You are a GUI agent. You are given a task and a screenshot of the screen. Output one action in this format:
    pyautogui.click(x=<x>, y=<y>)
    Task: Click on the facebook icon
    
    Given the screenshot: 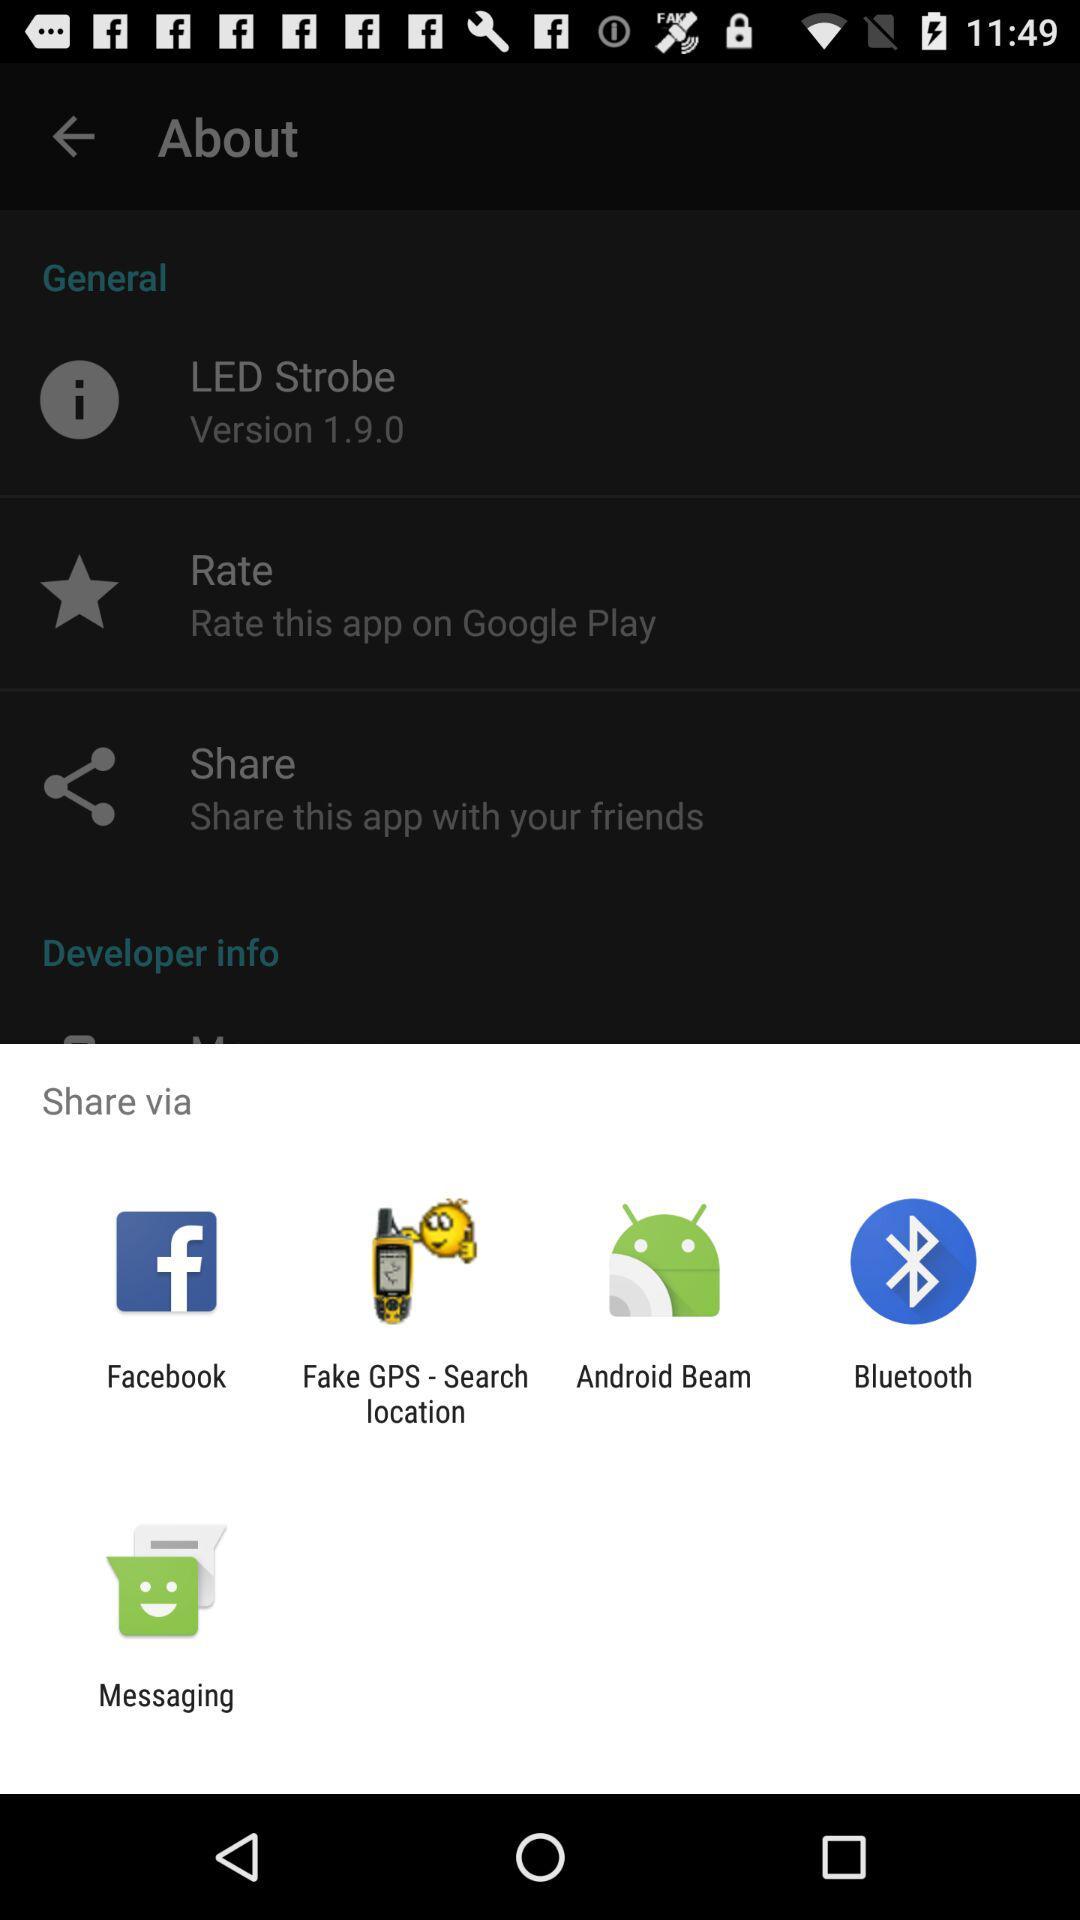 What is the action you would take?
    pyautogui.click(x=165, y=1392)
    